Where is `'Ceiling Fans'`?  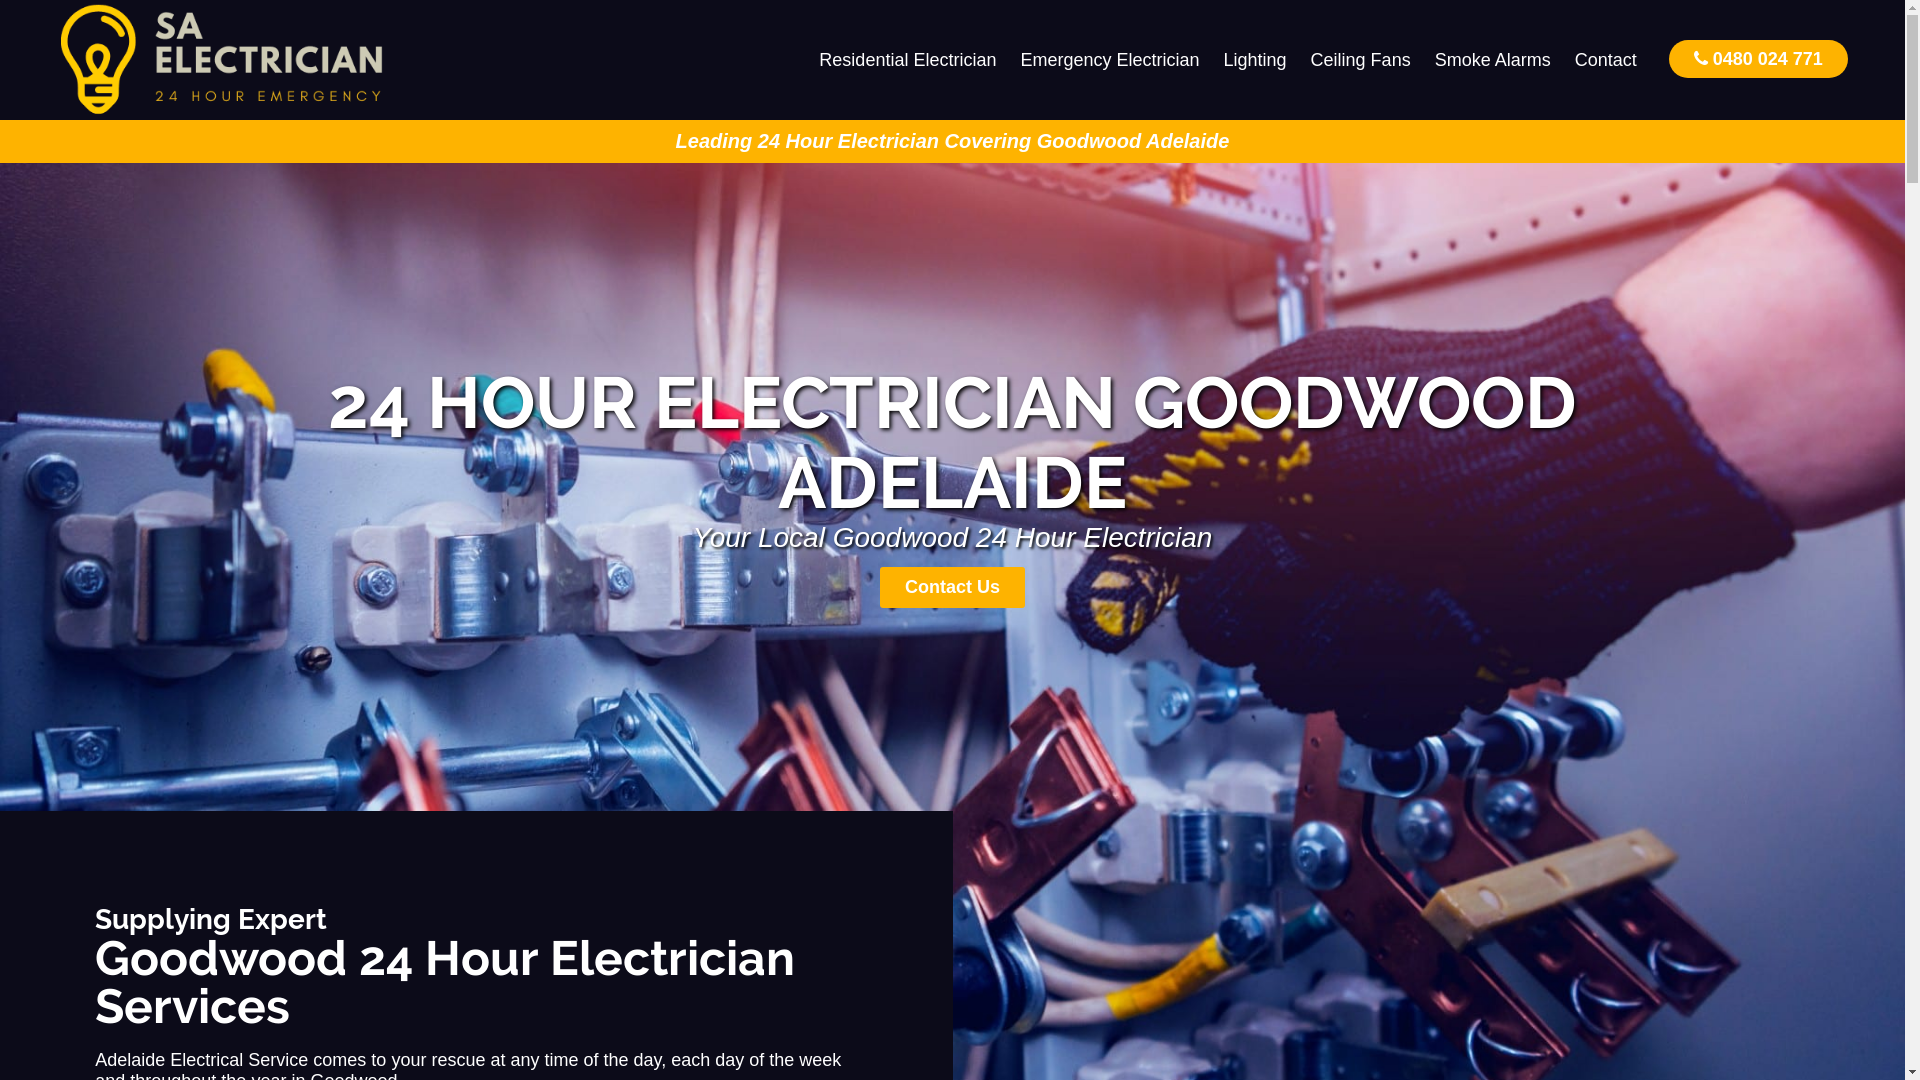 'Ceiling Fans' is located at coordinates (1360, 59).